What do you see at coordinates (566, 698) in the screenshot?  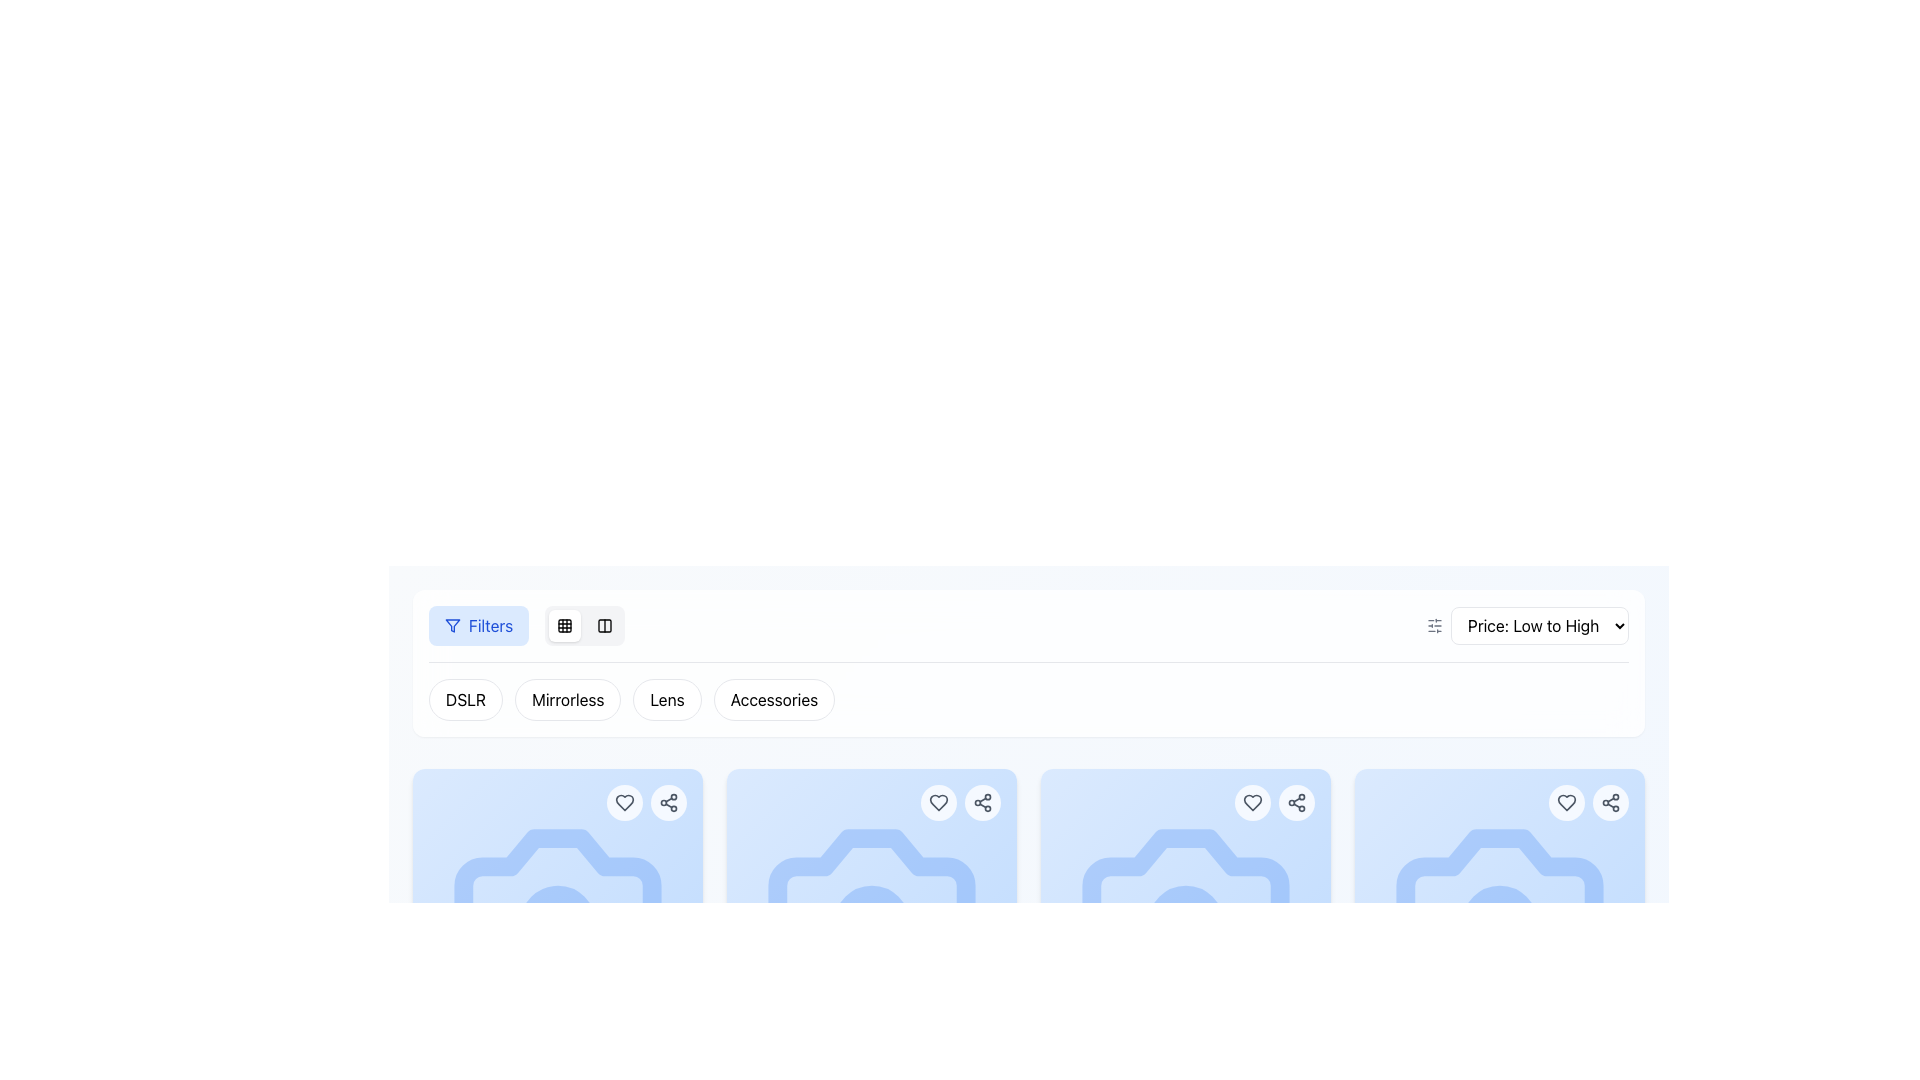 I see `the 'Mirrorless' filter button, which is the second button in a row of four filter buttons at the bottom of the filter bar` at bounding box center [566, 698].